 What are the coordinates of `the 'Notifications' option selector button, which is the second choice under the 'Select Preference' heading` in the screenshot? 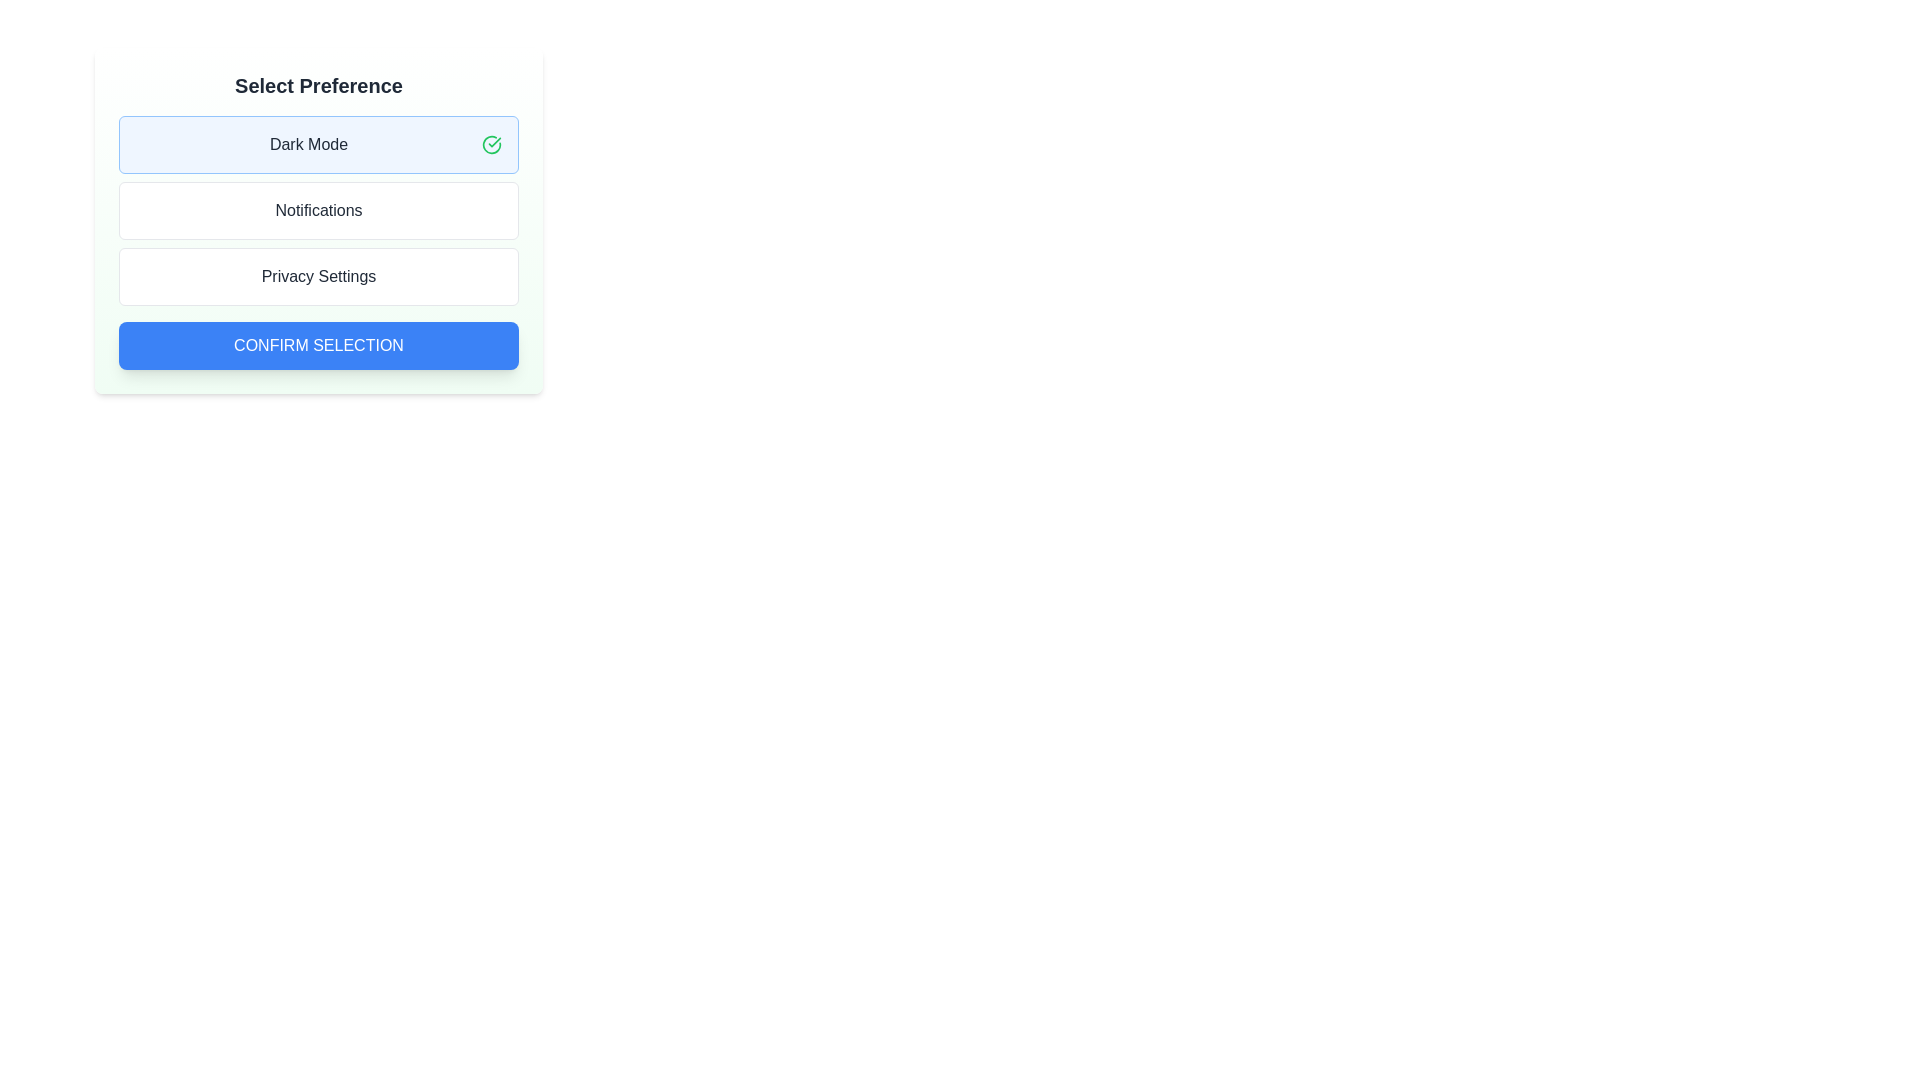 It's located at (317, 220).